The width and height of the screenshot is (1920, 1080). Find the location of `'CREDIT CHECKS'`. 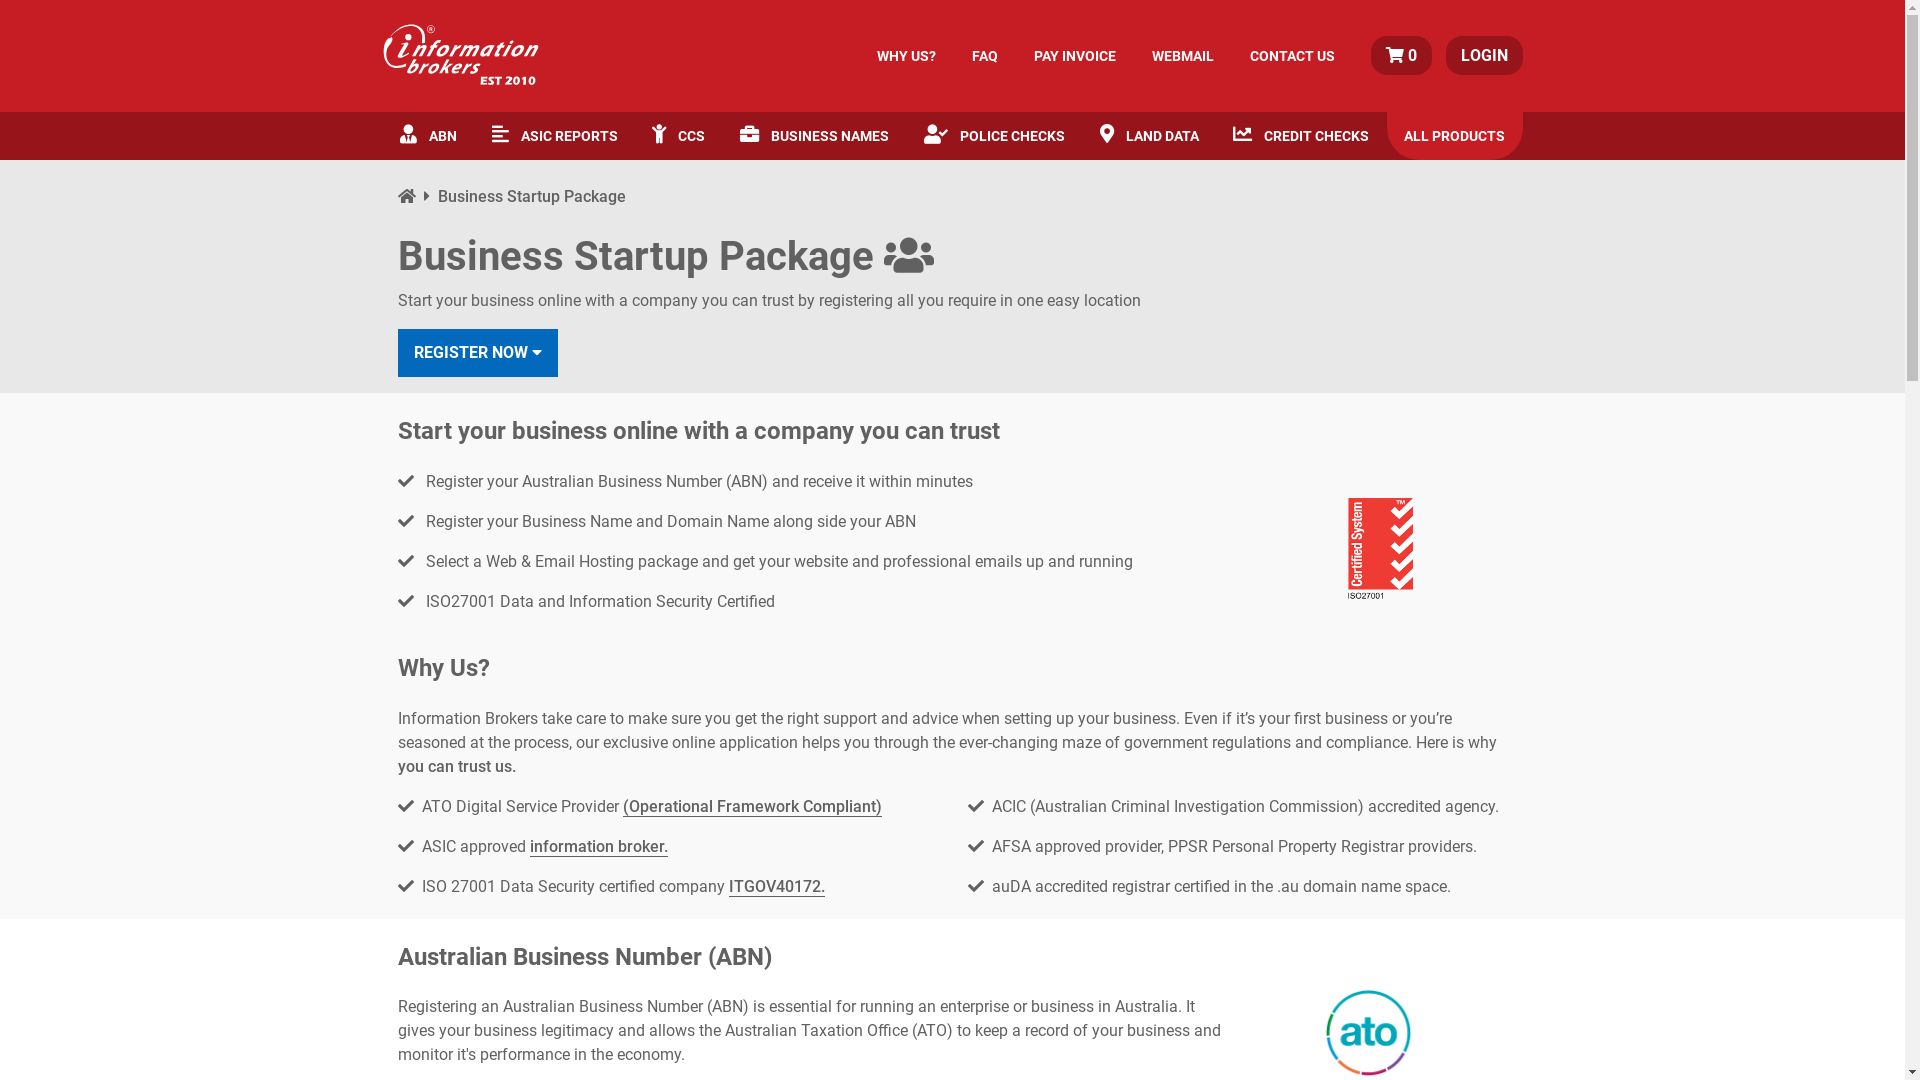

'CREDIT CHECKS' is located at coordinates (1214, 135).